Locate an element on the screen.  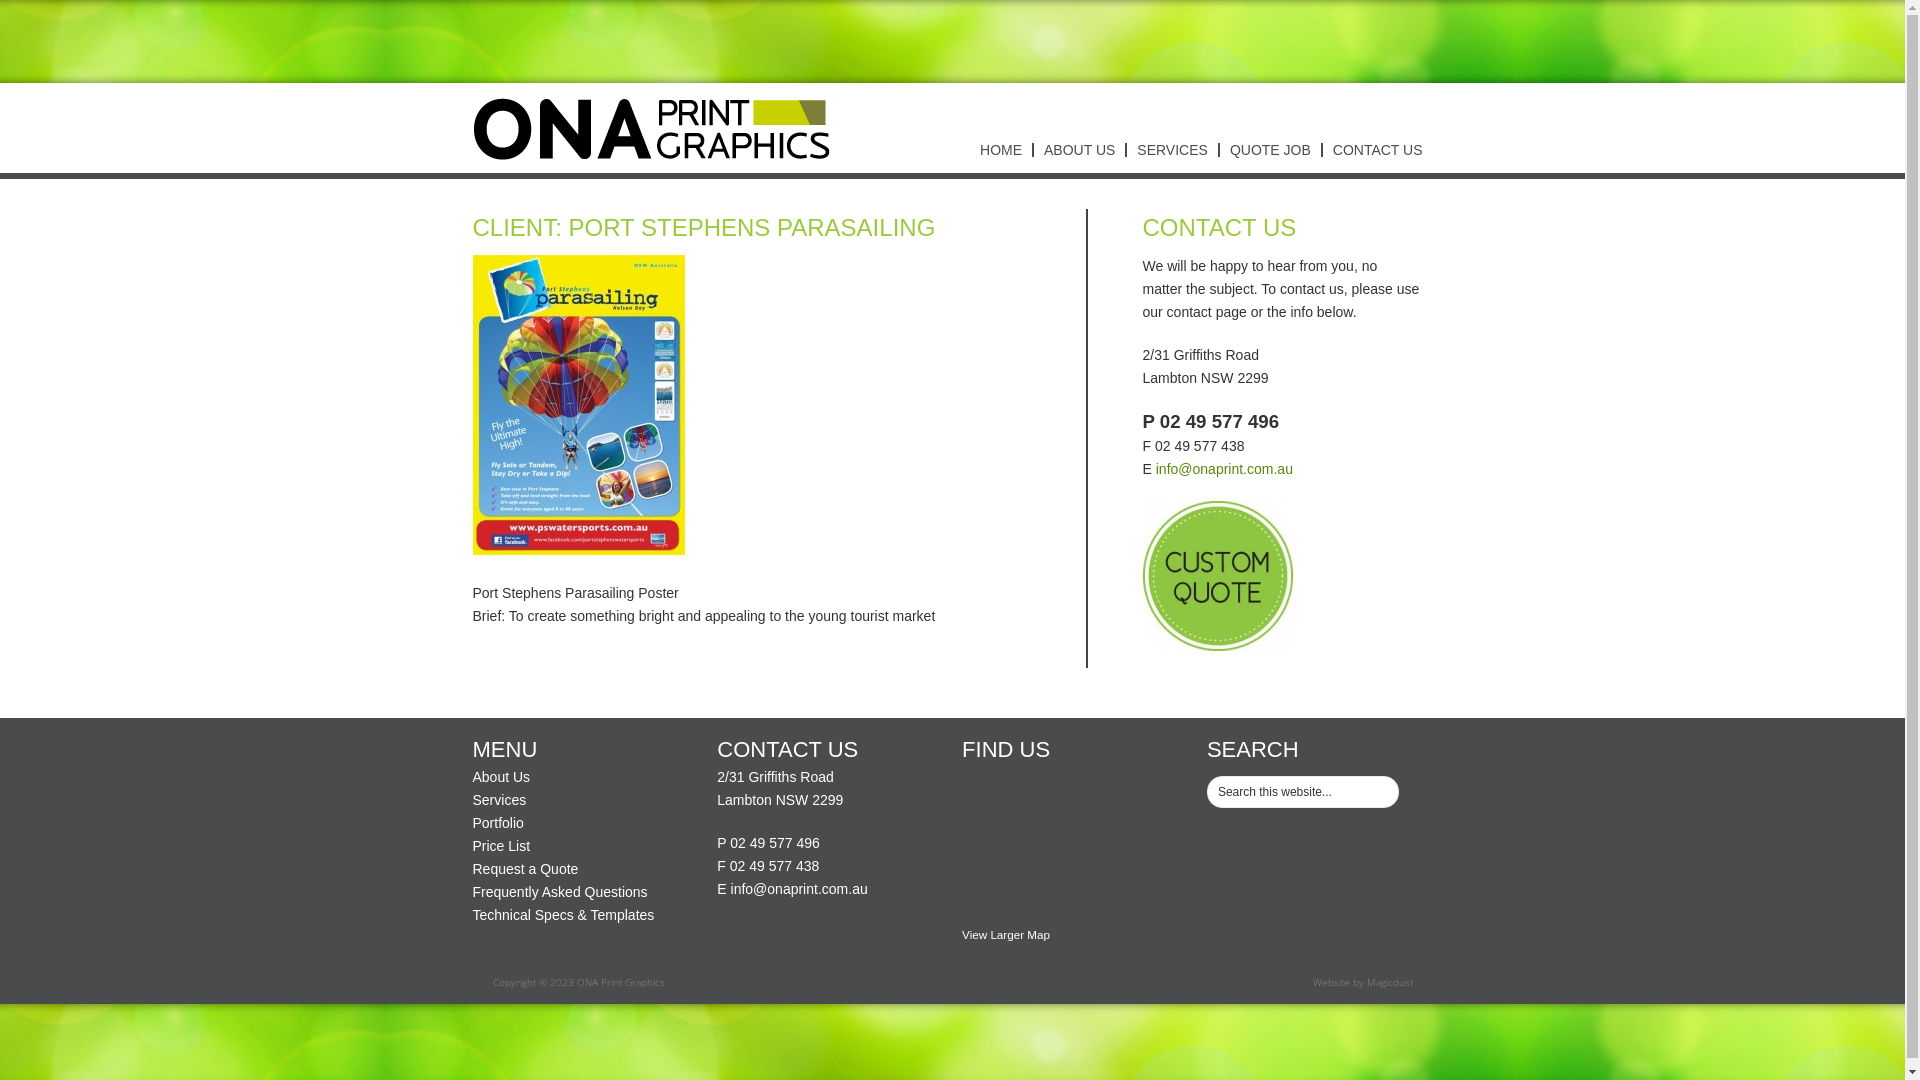
'ONA PRINT GRAPHICS' is located at coordinates (651, 127).